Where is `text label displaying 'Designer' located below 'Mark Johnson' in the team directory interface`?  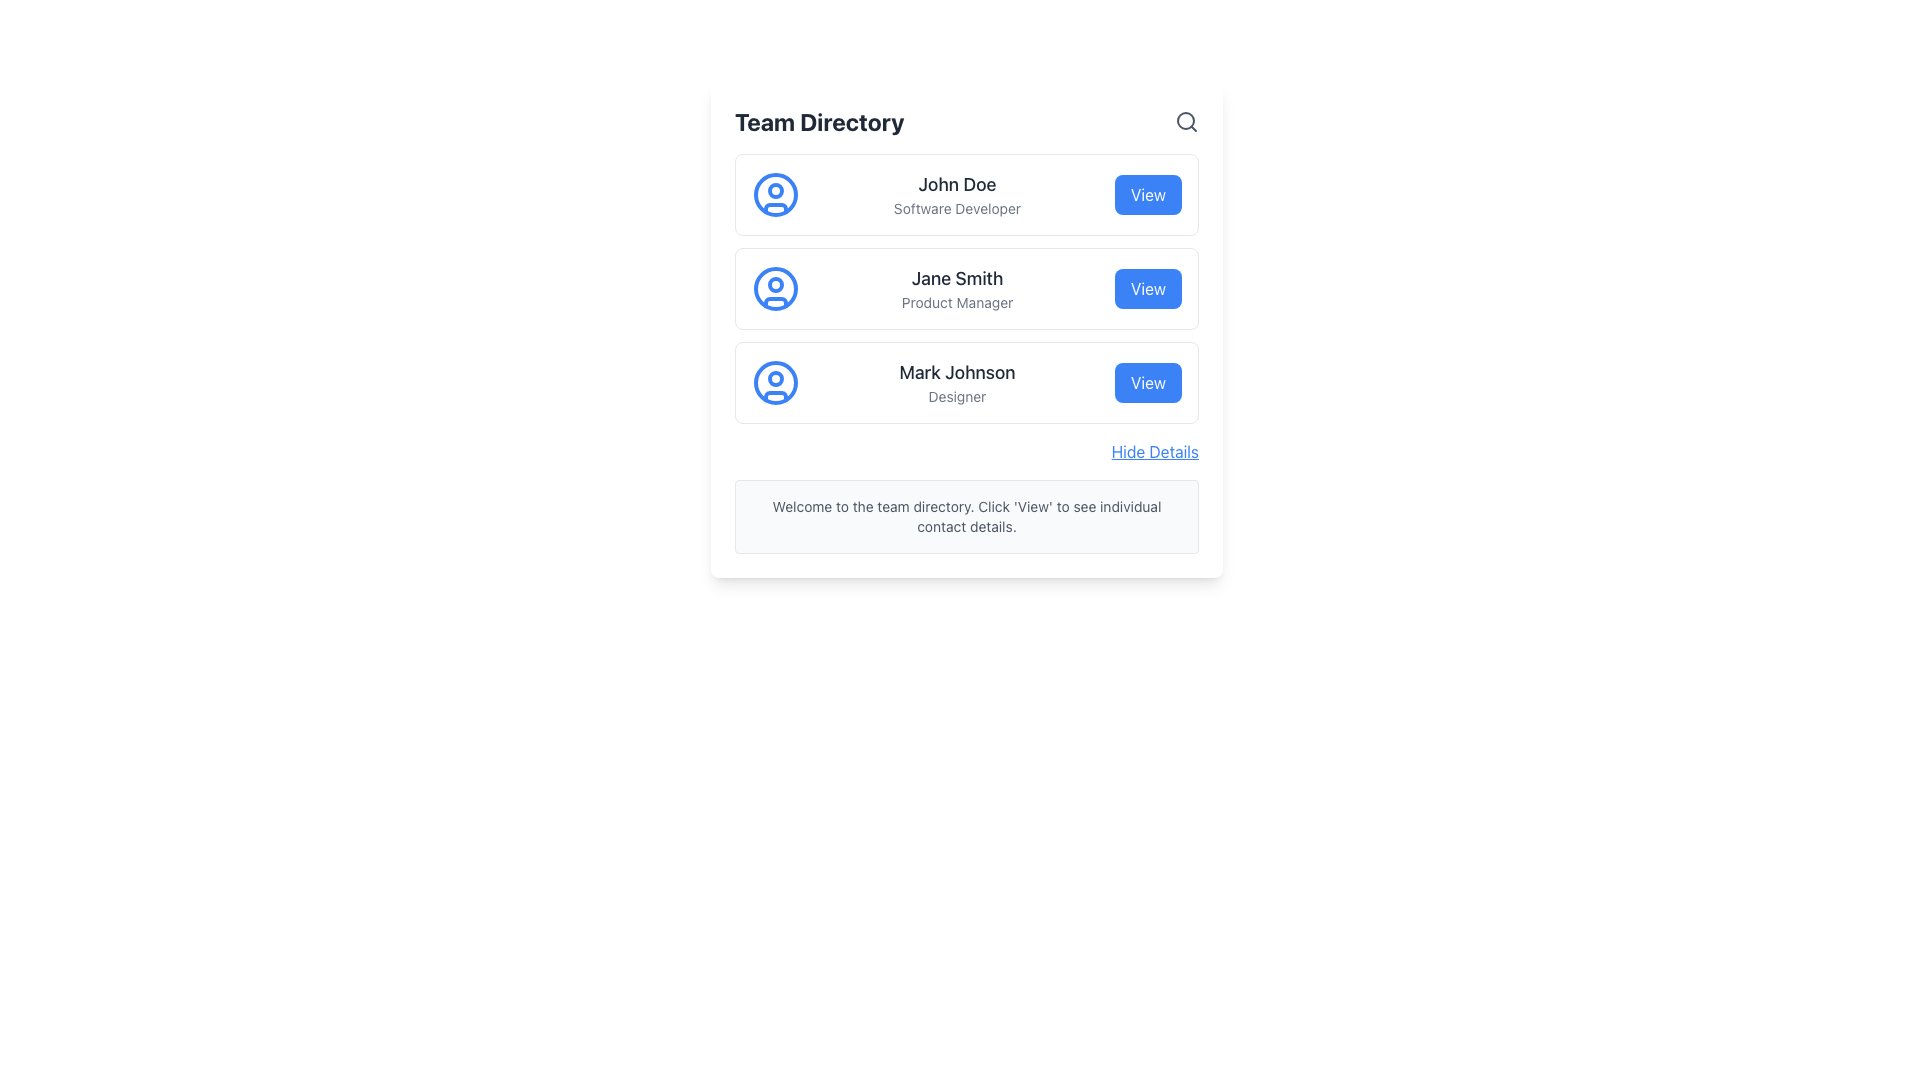 text label displaying 'Designer' located below 'Mark Johnson' in the team directory interface is located at coordinates (956, 397).